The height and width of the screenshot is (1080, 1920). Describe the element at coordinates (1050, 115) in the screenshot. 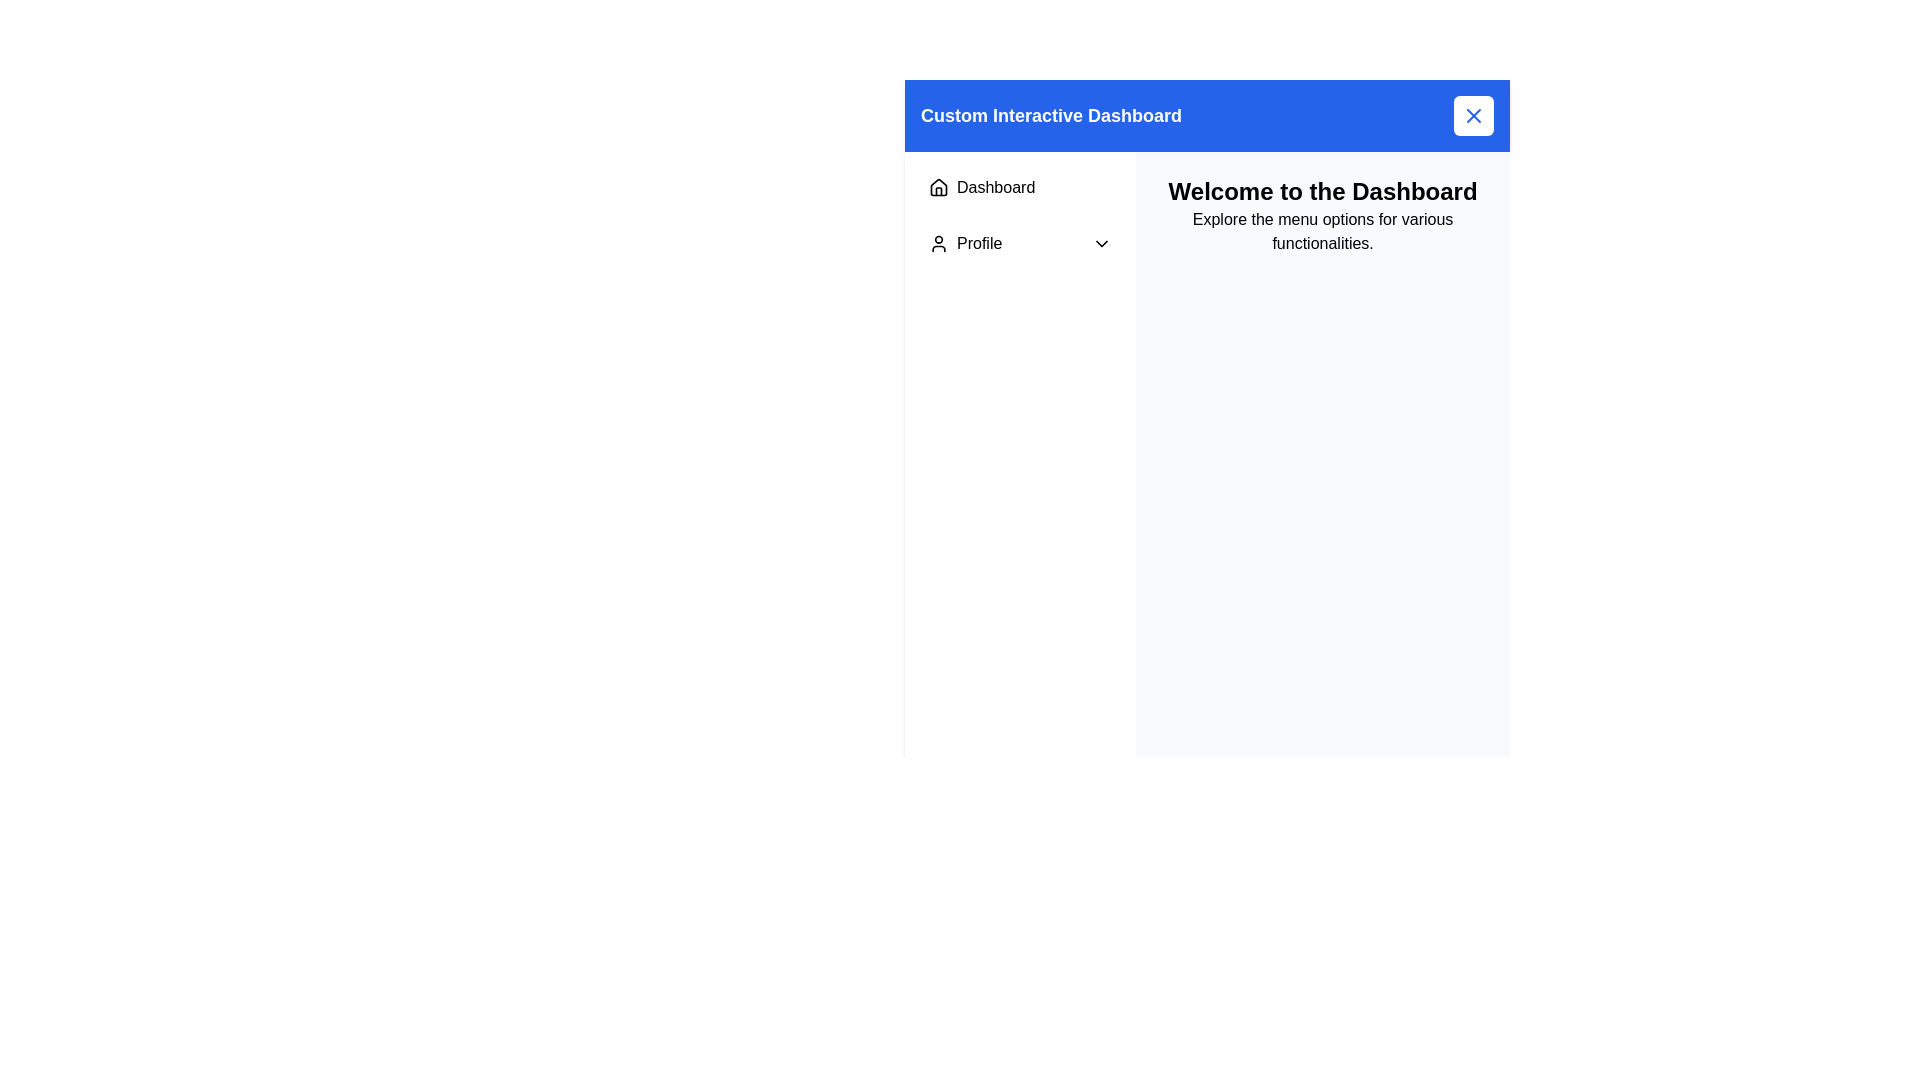

I see `the static text label indicating 'Custom Interactive Dashboard', which serves as the title of the current interface, located at the center-left part of the blue header bar` at that location.